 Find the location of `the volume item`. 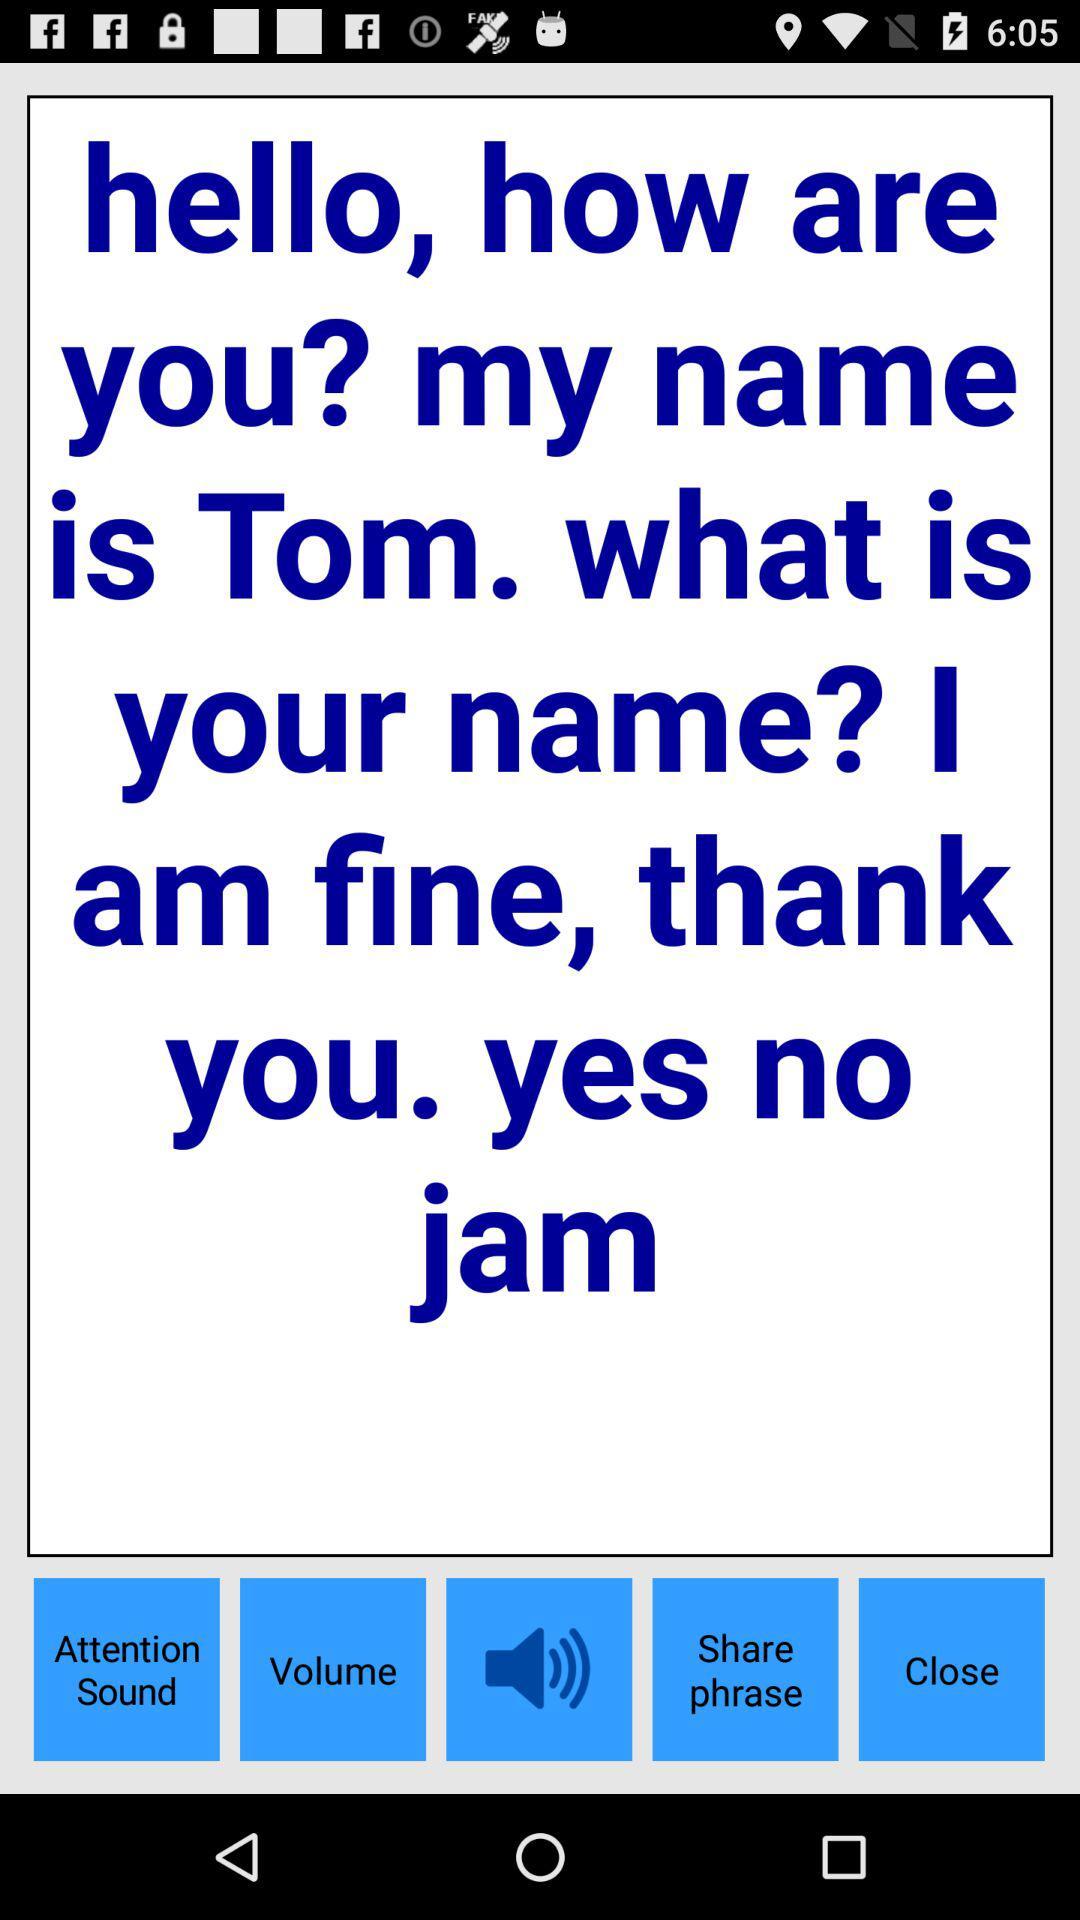

the volume item is located at coordinates (331, 1669).